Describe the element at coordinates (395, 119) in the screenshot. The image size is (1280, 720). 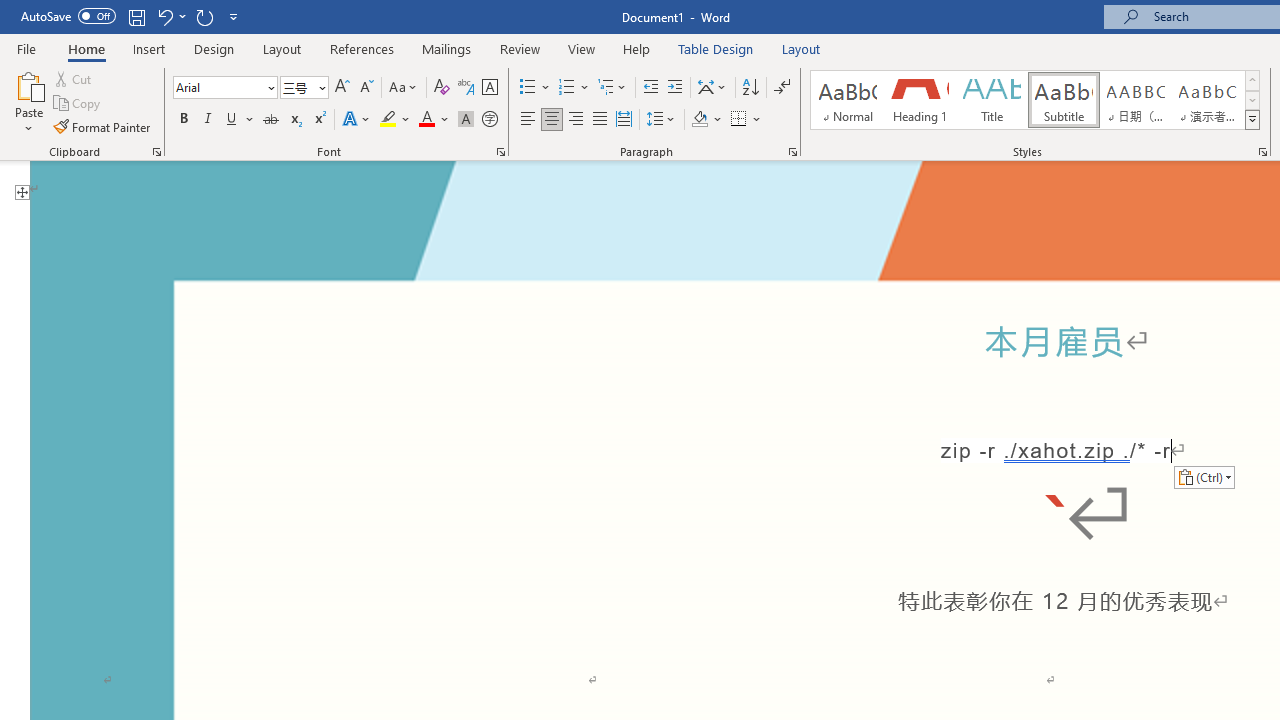
I see `'Text Highlight Color'` at that location.